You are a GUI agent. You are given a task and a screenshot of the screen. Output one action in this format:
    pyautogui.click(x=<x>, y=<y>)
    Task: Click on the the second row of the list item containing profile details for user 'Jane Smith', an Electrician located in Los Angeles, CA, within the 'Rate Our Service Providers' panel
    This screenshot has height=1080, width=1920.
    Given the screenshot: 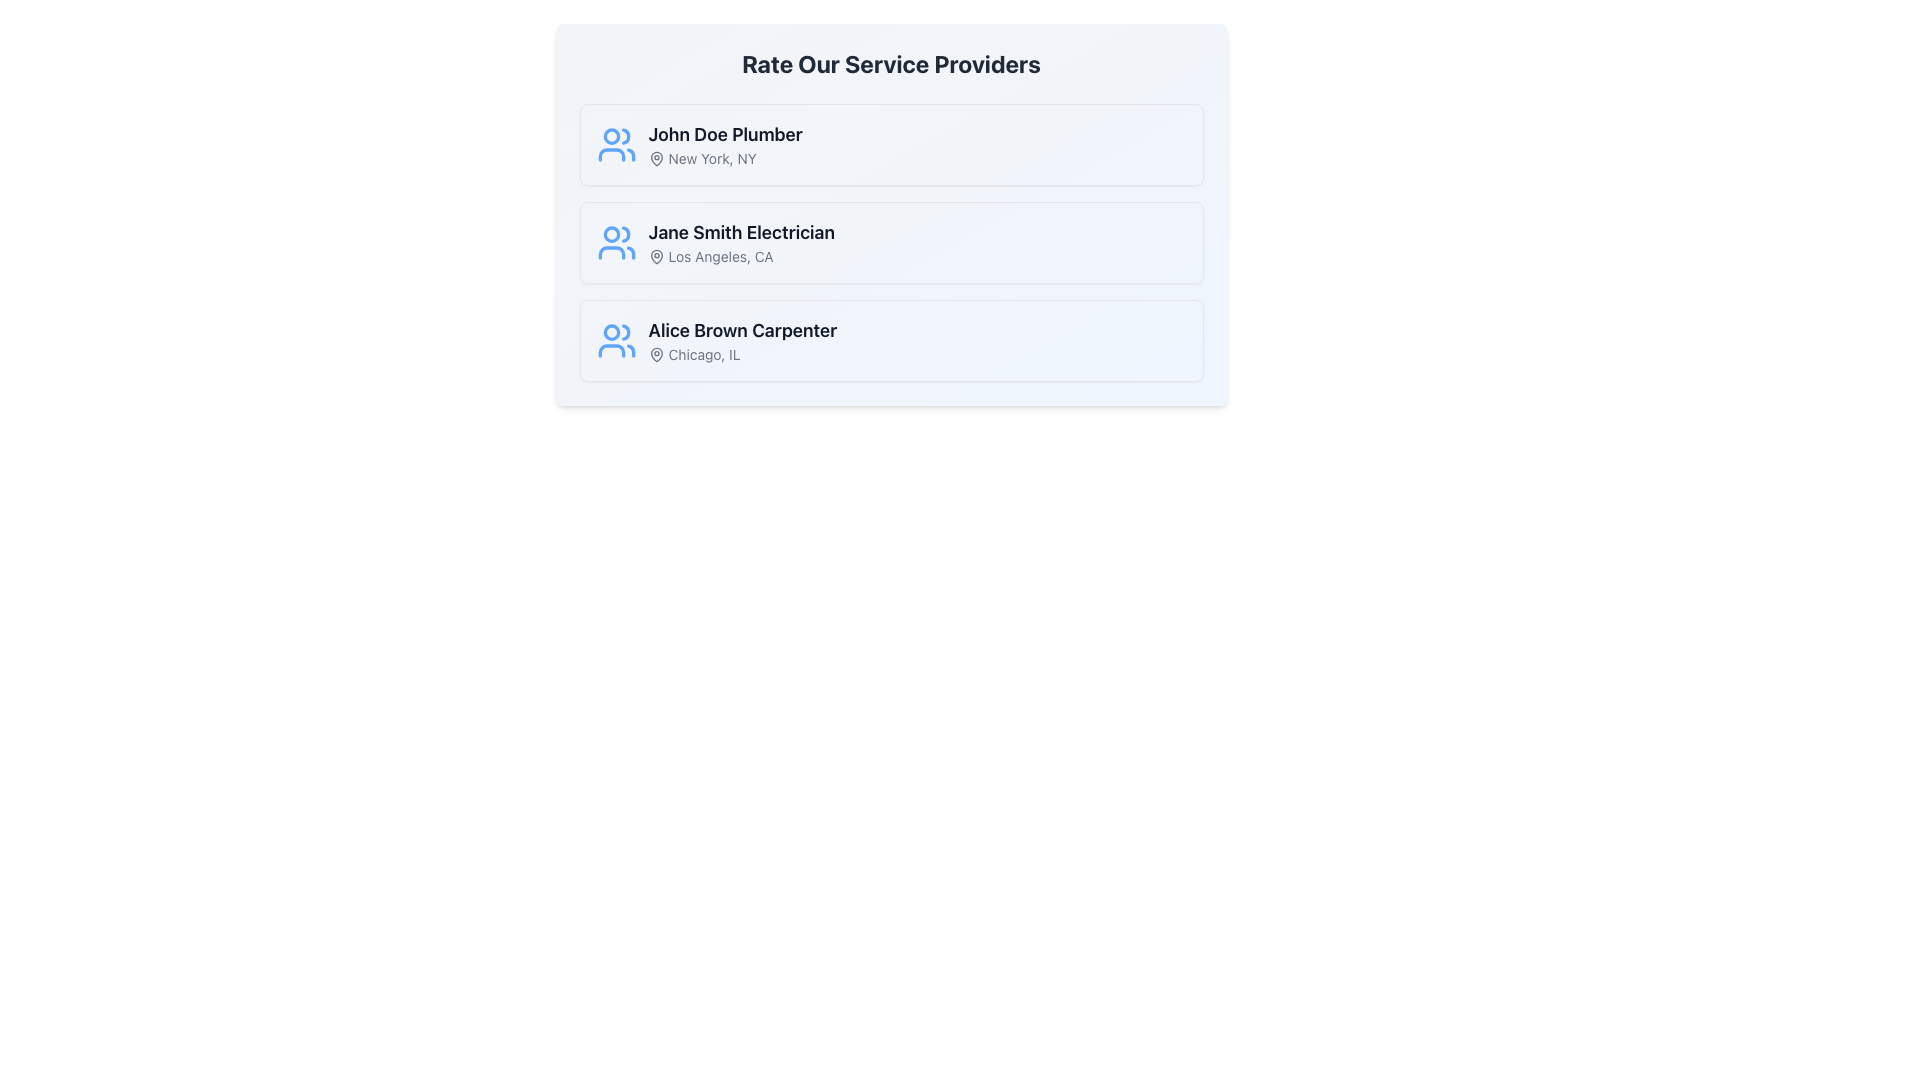 What is the action you would take?
    pyautogui.click(x=715, y=242)
    